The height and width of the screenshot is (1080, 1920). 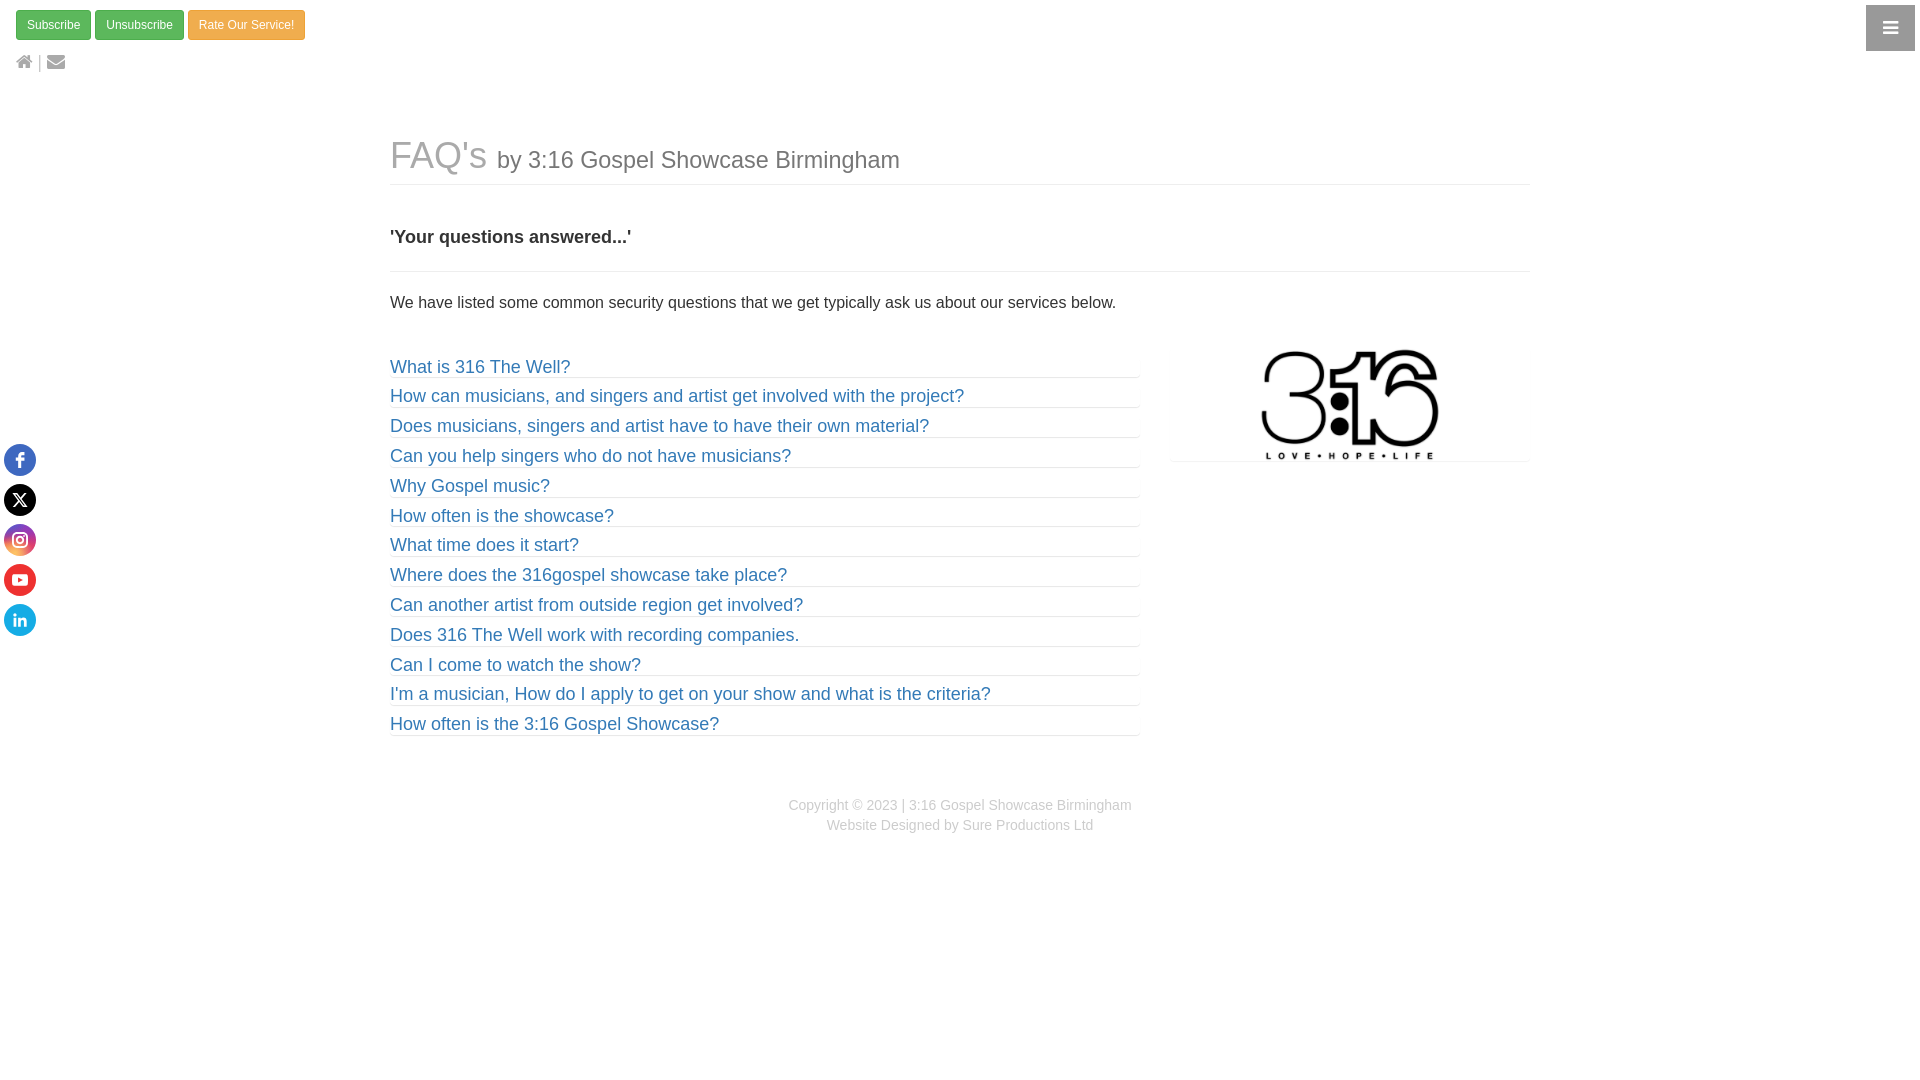 I want to click on 'Can I come to watch the show?', so click(x=515, y=664).